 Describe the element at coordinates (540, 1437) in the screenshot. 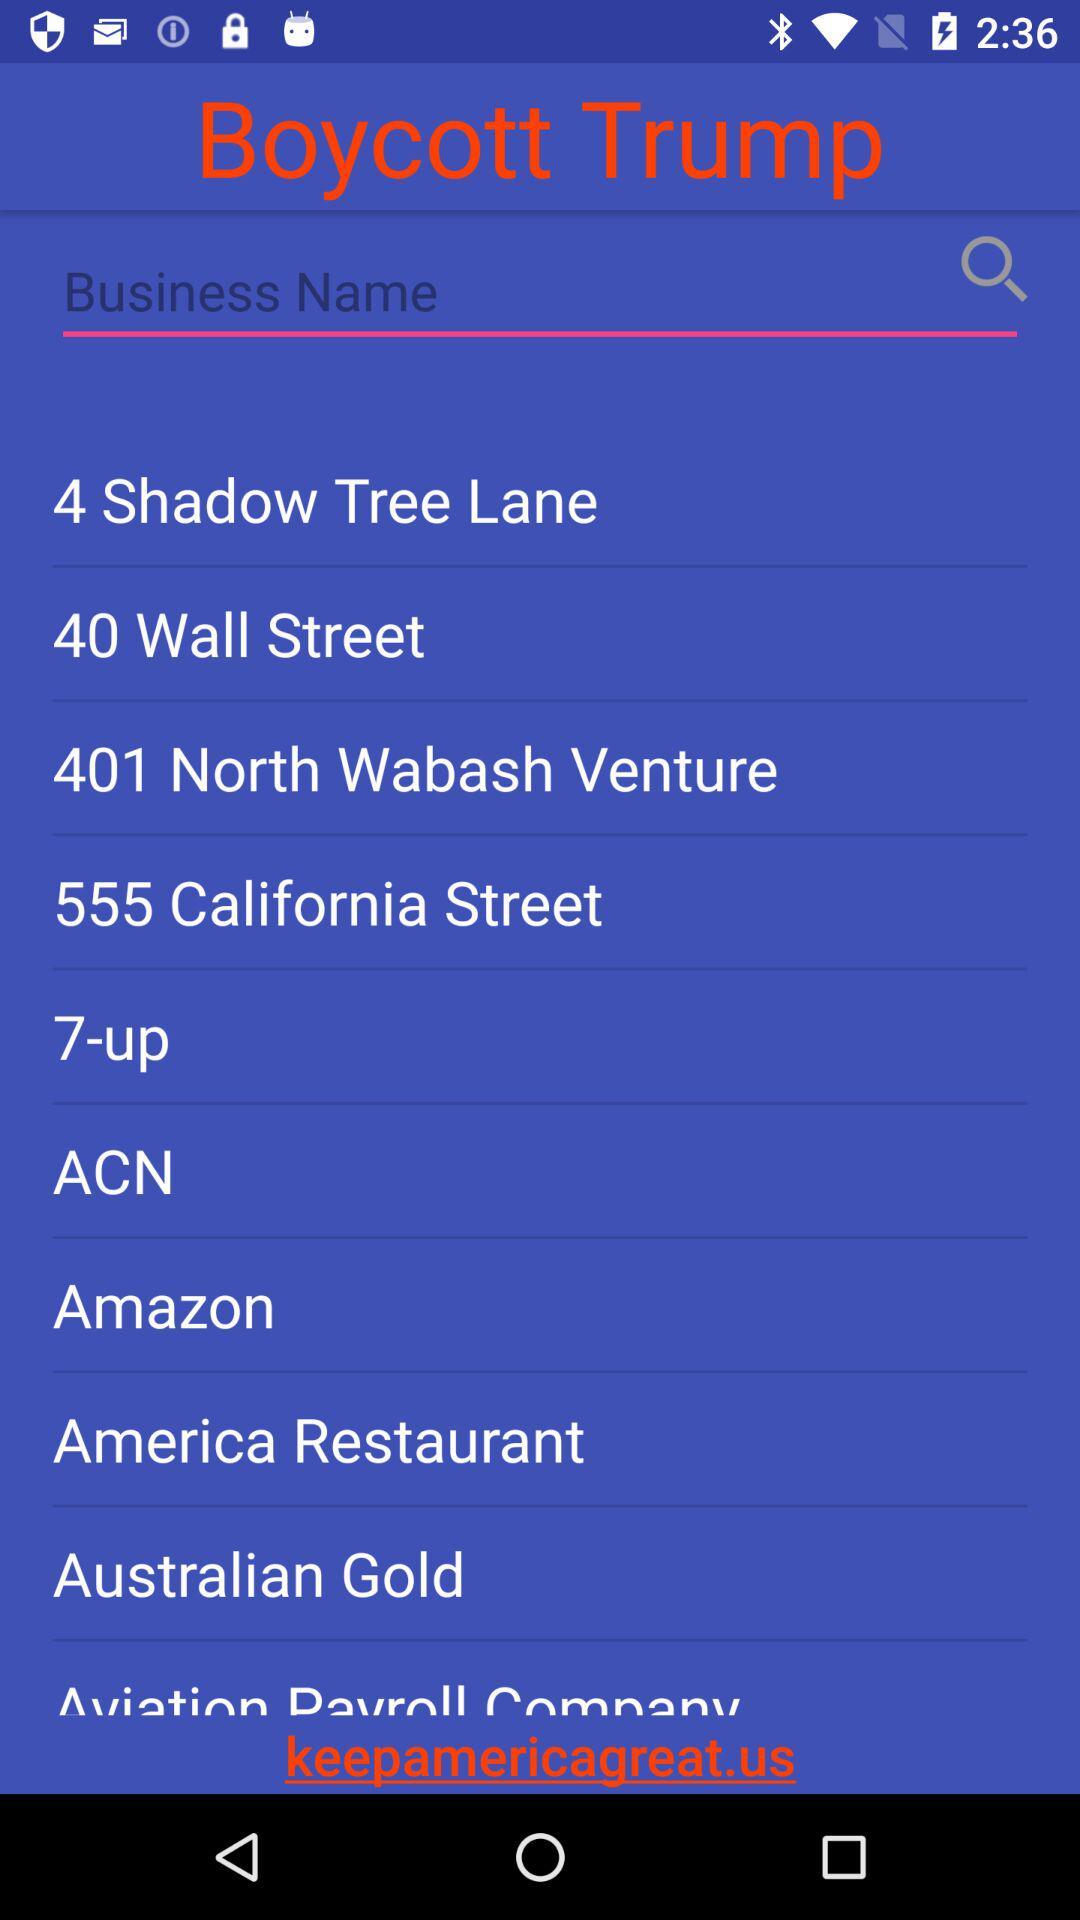

I see `the item above australian gold icon` at that location.